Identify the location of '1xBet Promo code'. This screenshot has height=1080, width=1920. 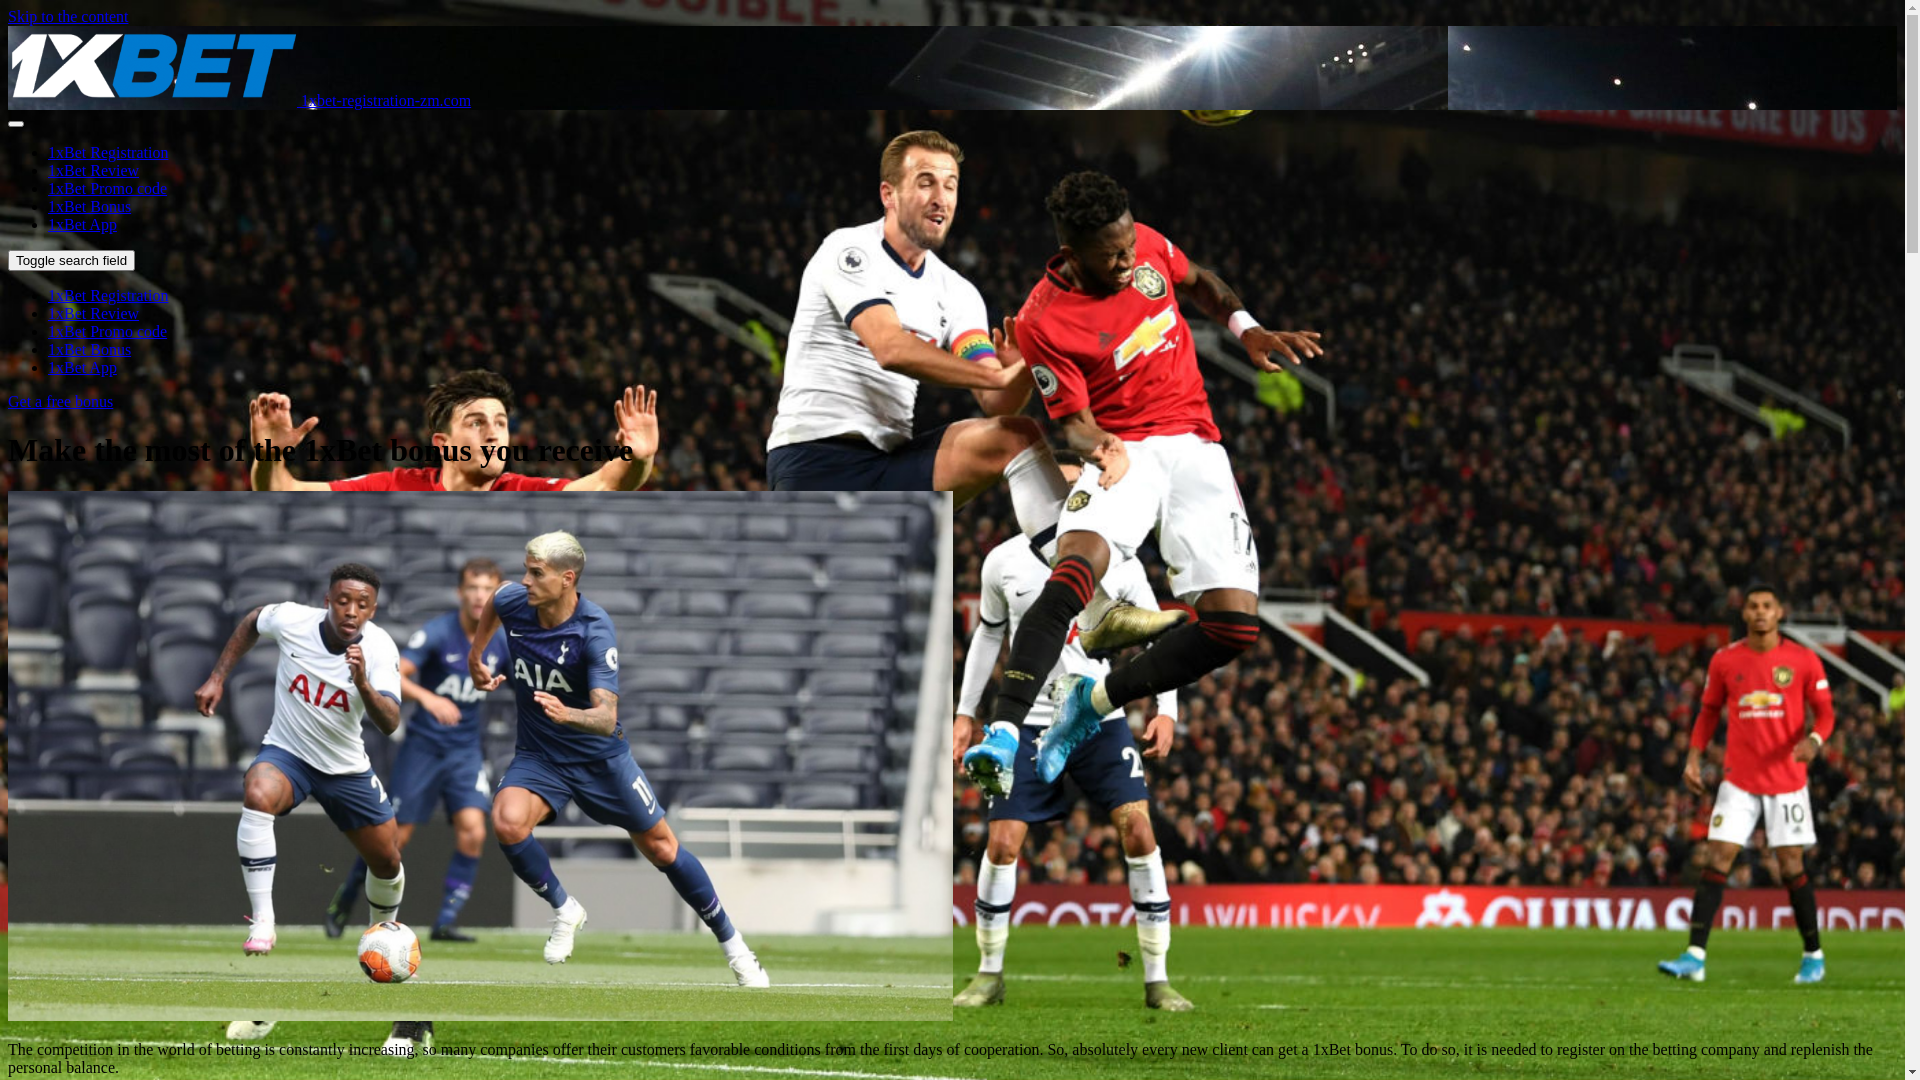
(106, 188).